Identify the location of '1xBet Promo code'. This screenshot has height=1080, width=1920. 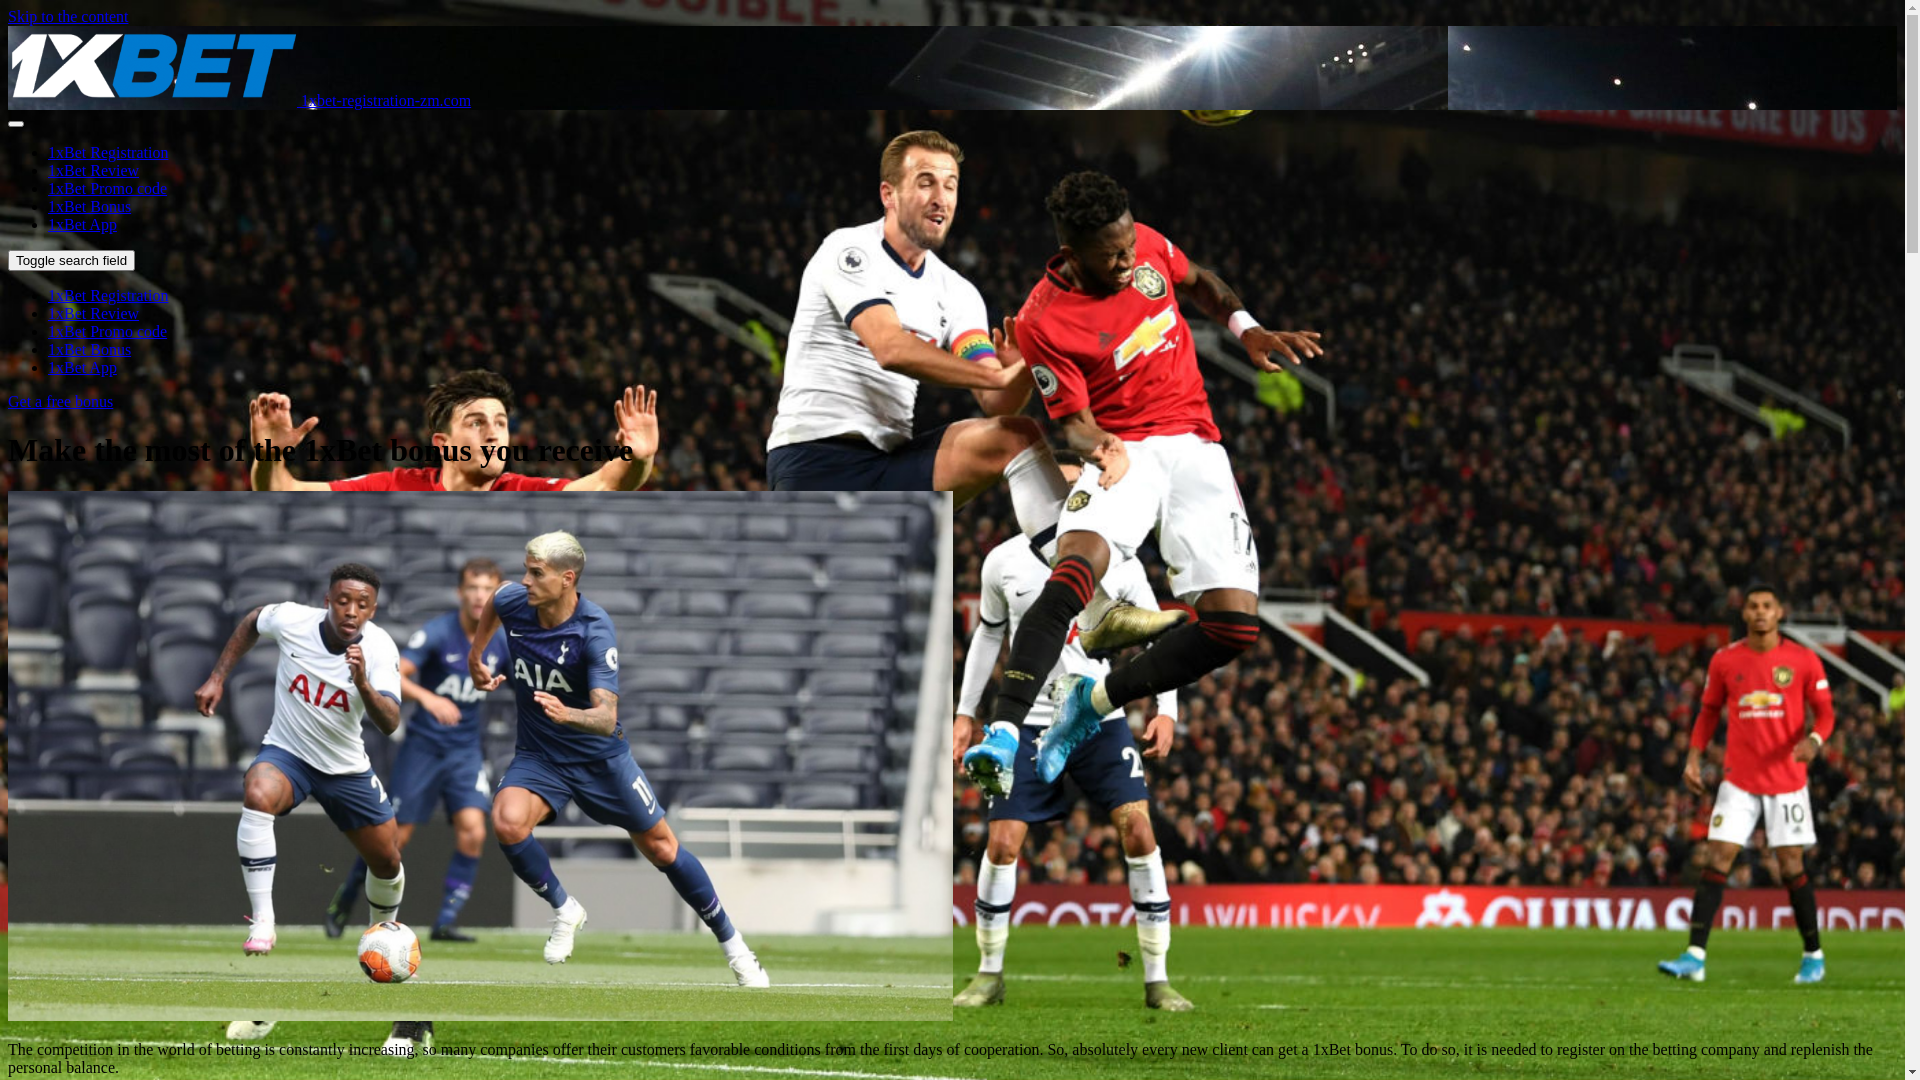
(106, 188).